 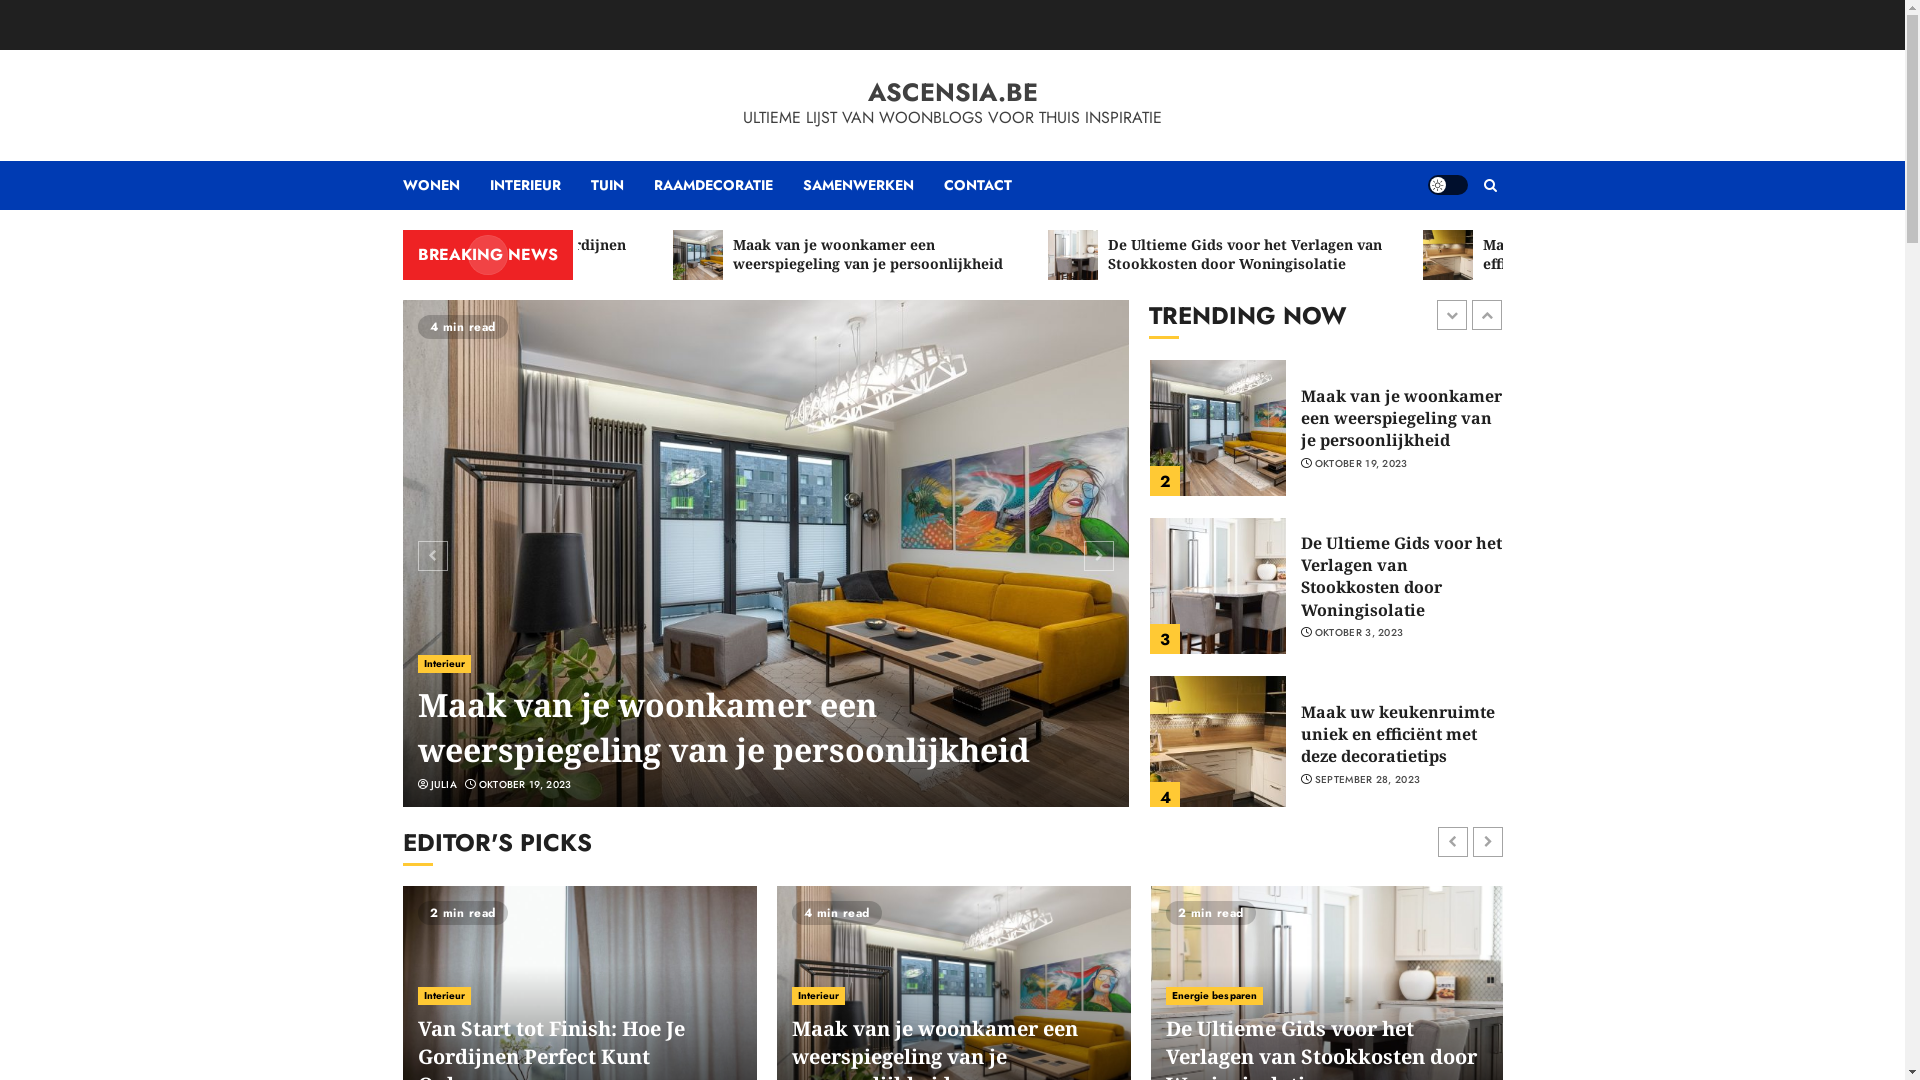 What do you see at coordinates (444, 663) in the screenshot?
I see `'Interieur'` at bounding box center [444, 663].